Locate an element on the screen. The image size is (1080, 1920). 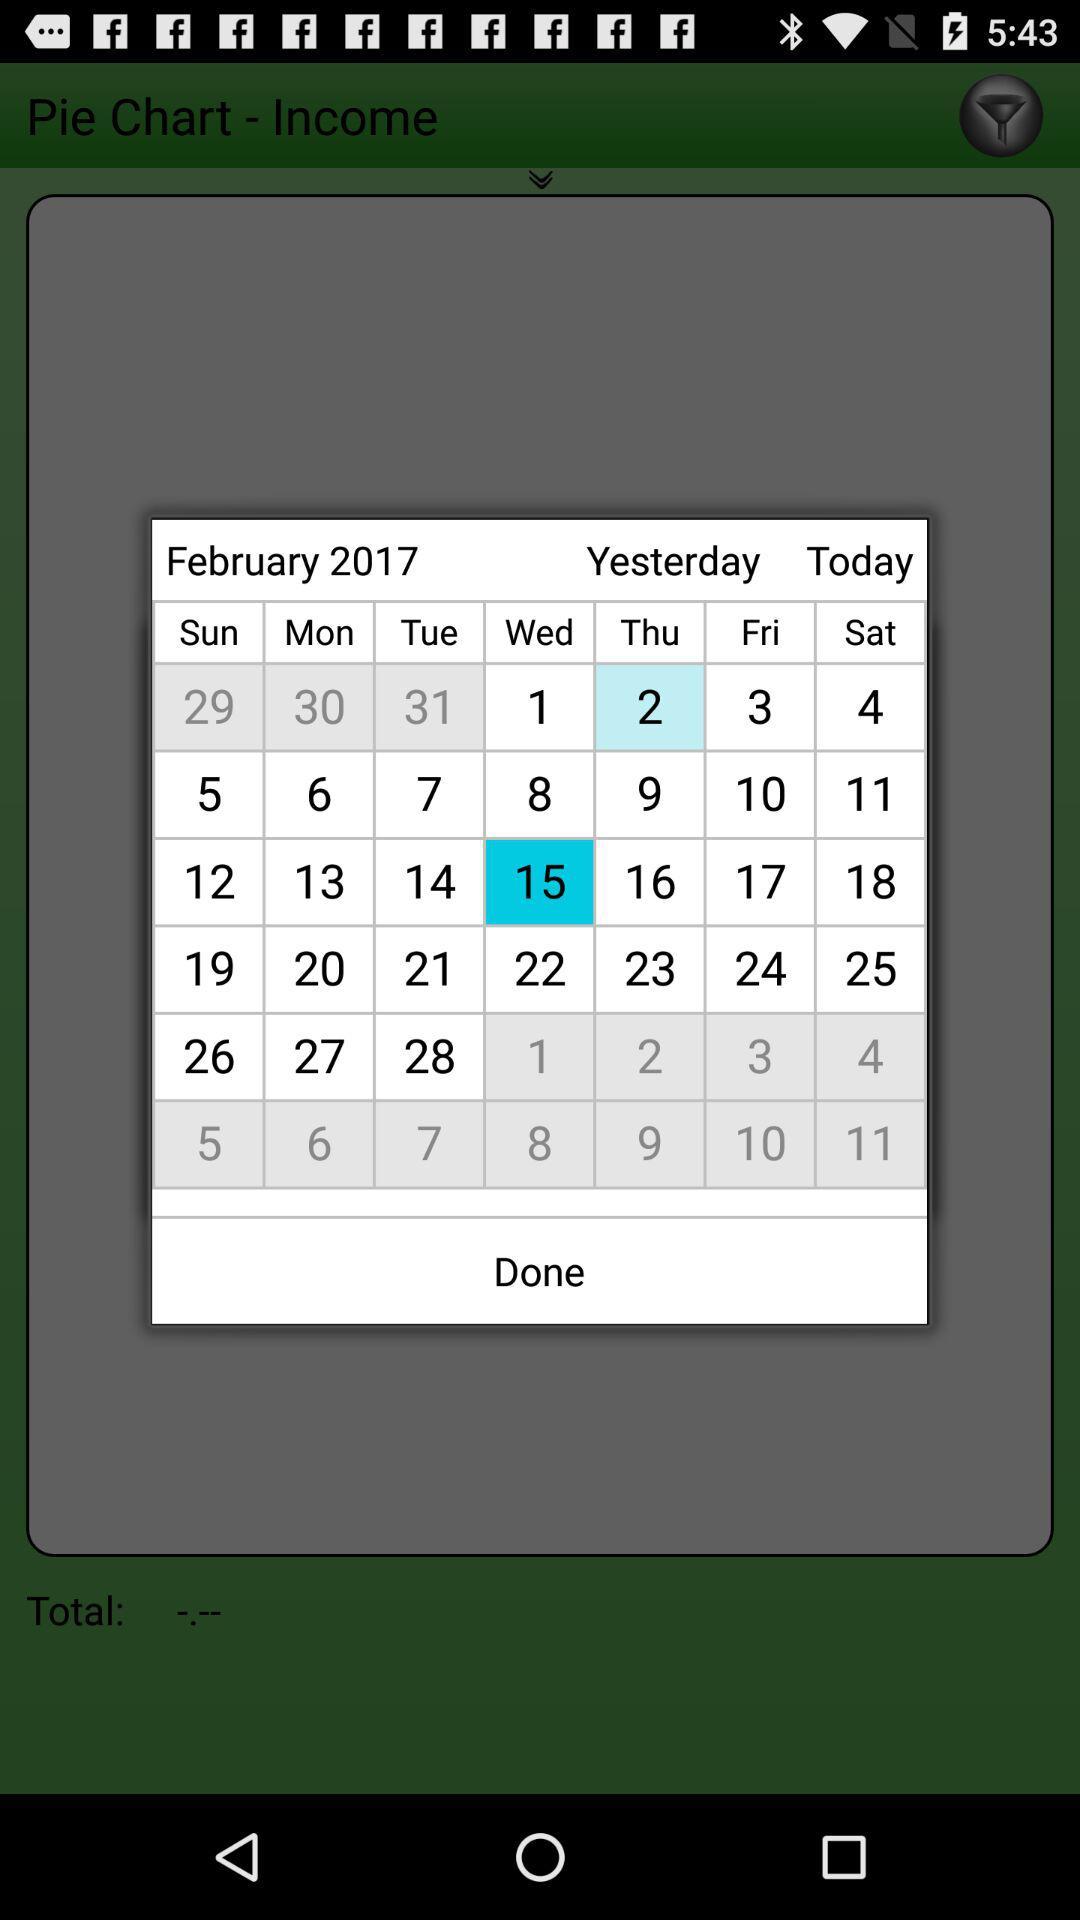
the yesterday at the top is located at coordinates (673, 559).